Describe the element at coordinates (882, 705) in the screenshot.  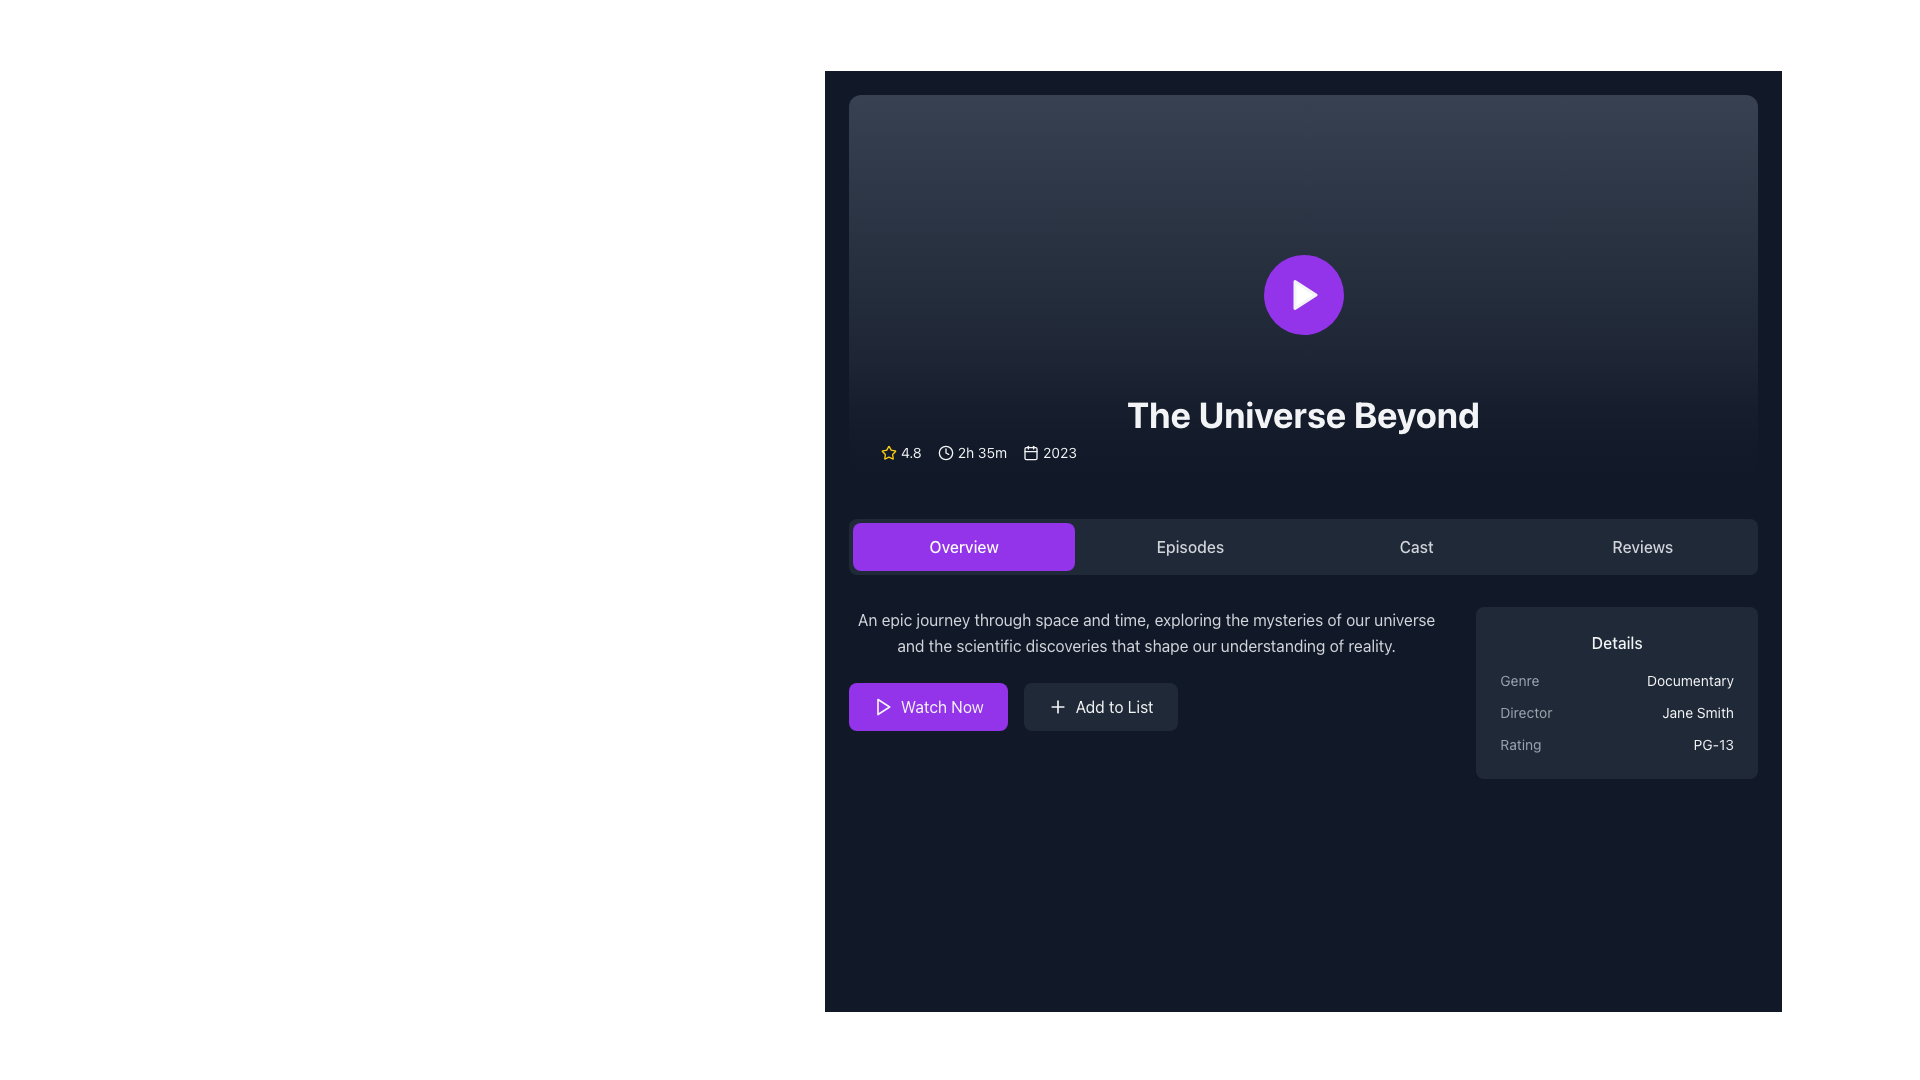
I see `the Play icon located within the 'Watch Now' button, which is left-aligned to the corresponding 'Watch Now' text` at that location.